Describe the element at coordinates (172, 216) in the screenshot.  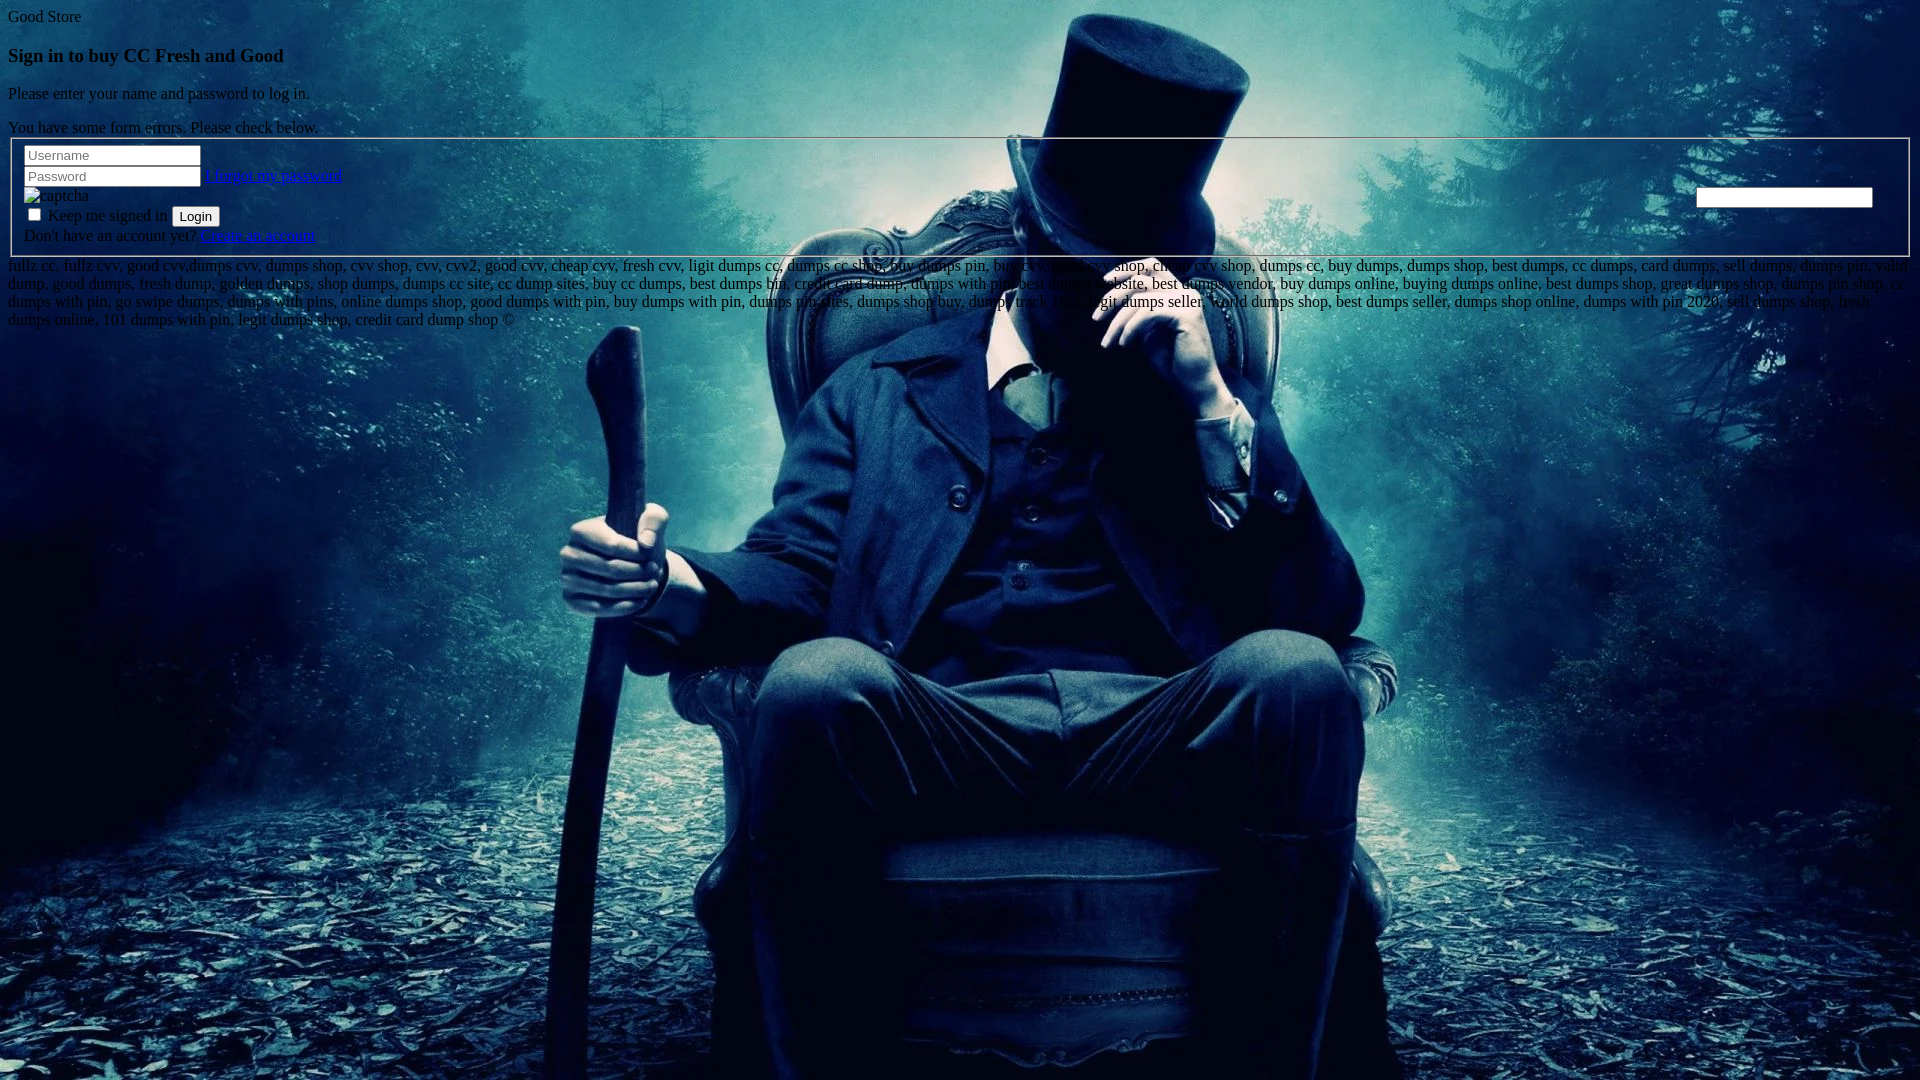
I see `'Login'` at that location.